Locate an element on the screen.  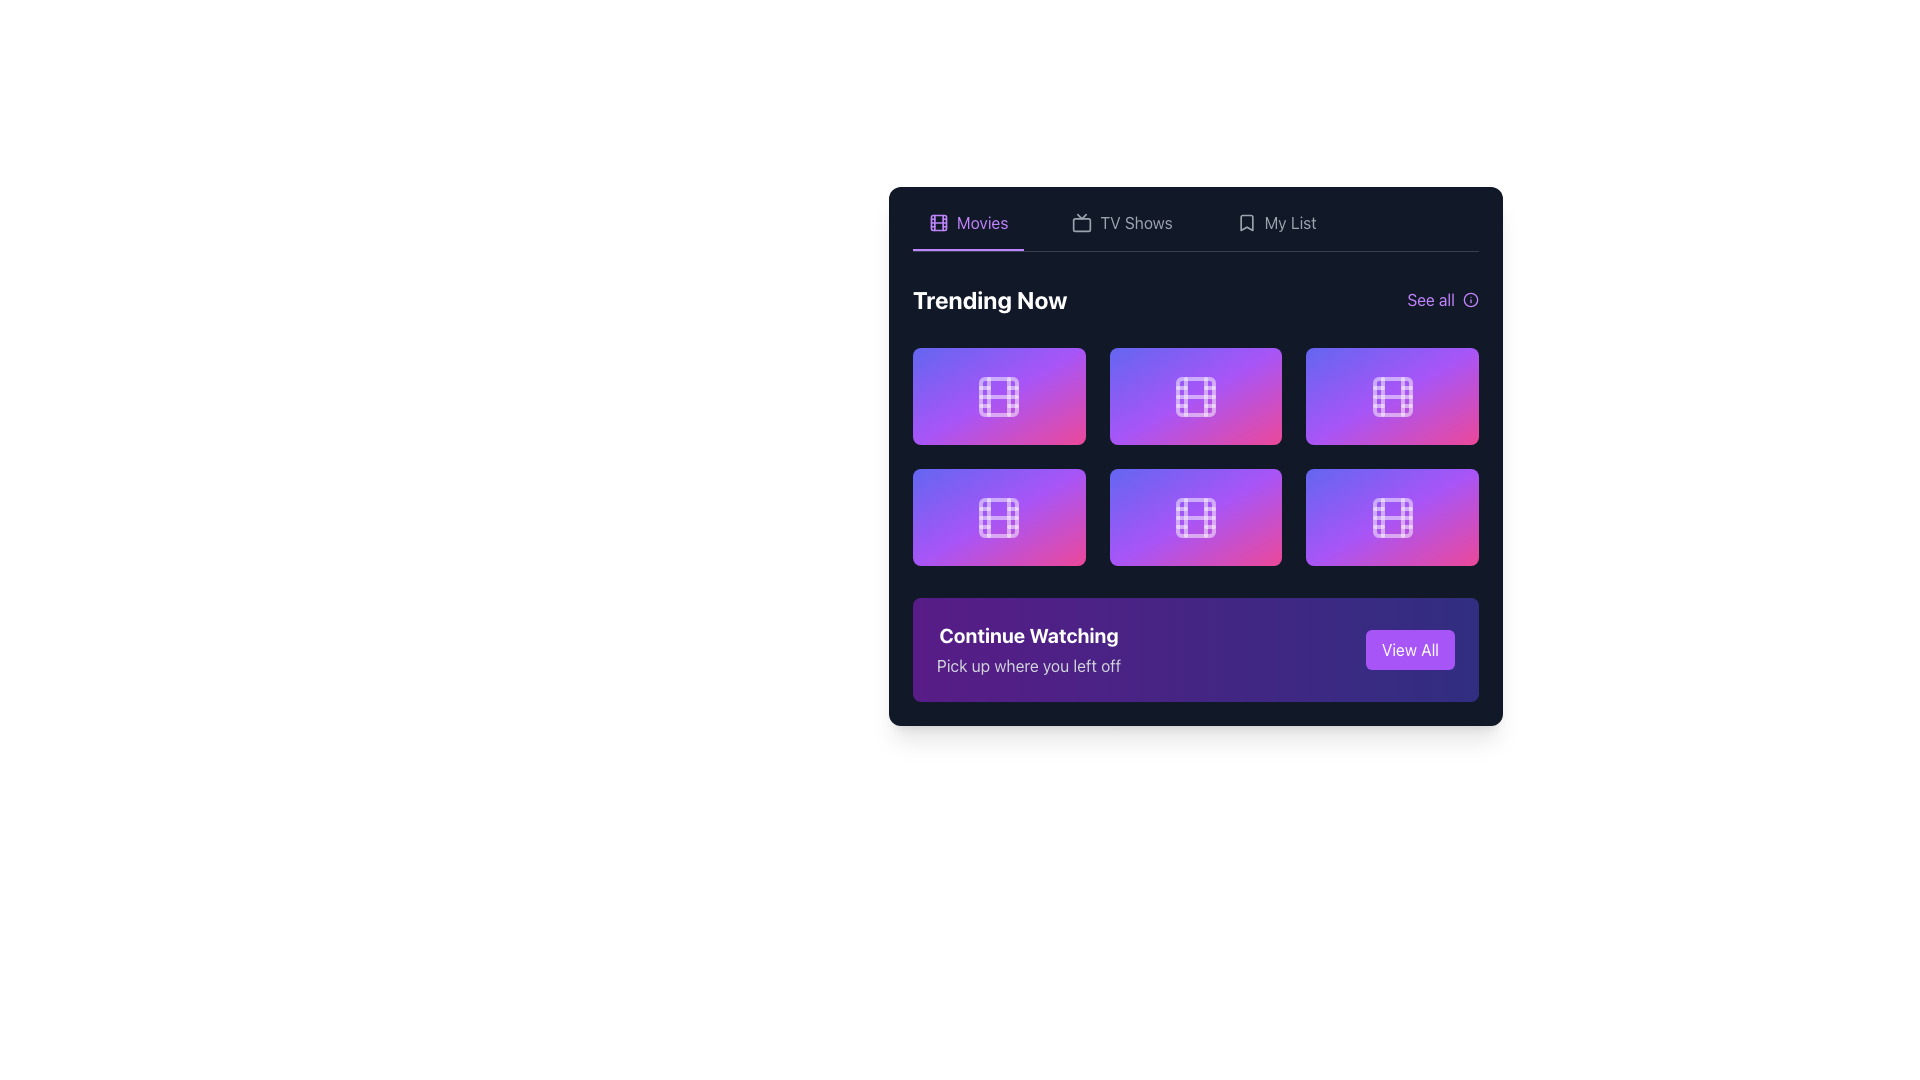
the film-strip-like icon in the 'Trending Now' section is located at coordinates (1195, 516).